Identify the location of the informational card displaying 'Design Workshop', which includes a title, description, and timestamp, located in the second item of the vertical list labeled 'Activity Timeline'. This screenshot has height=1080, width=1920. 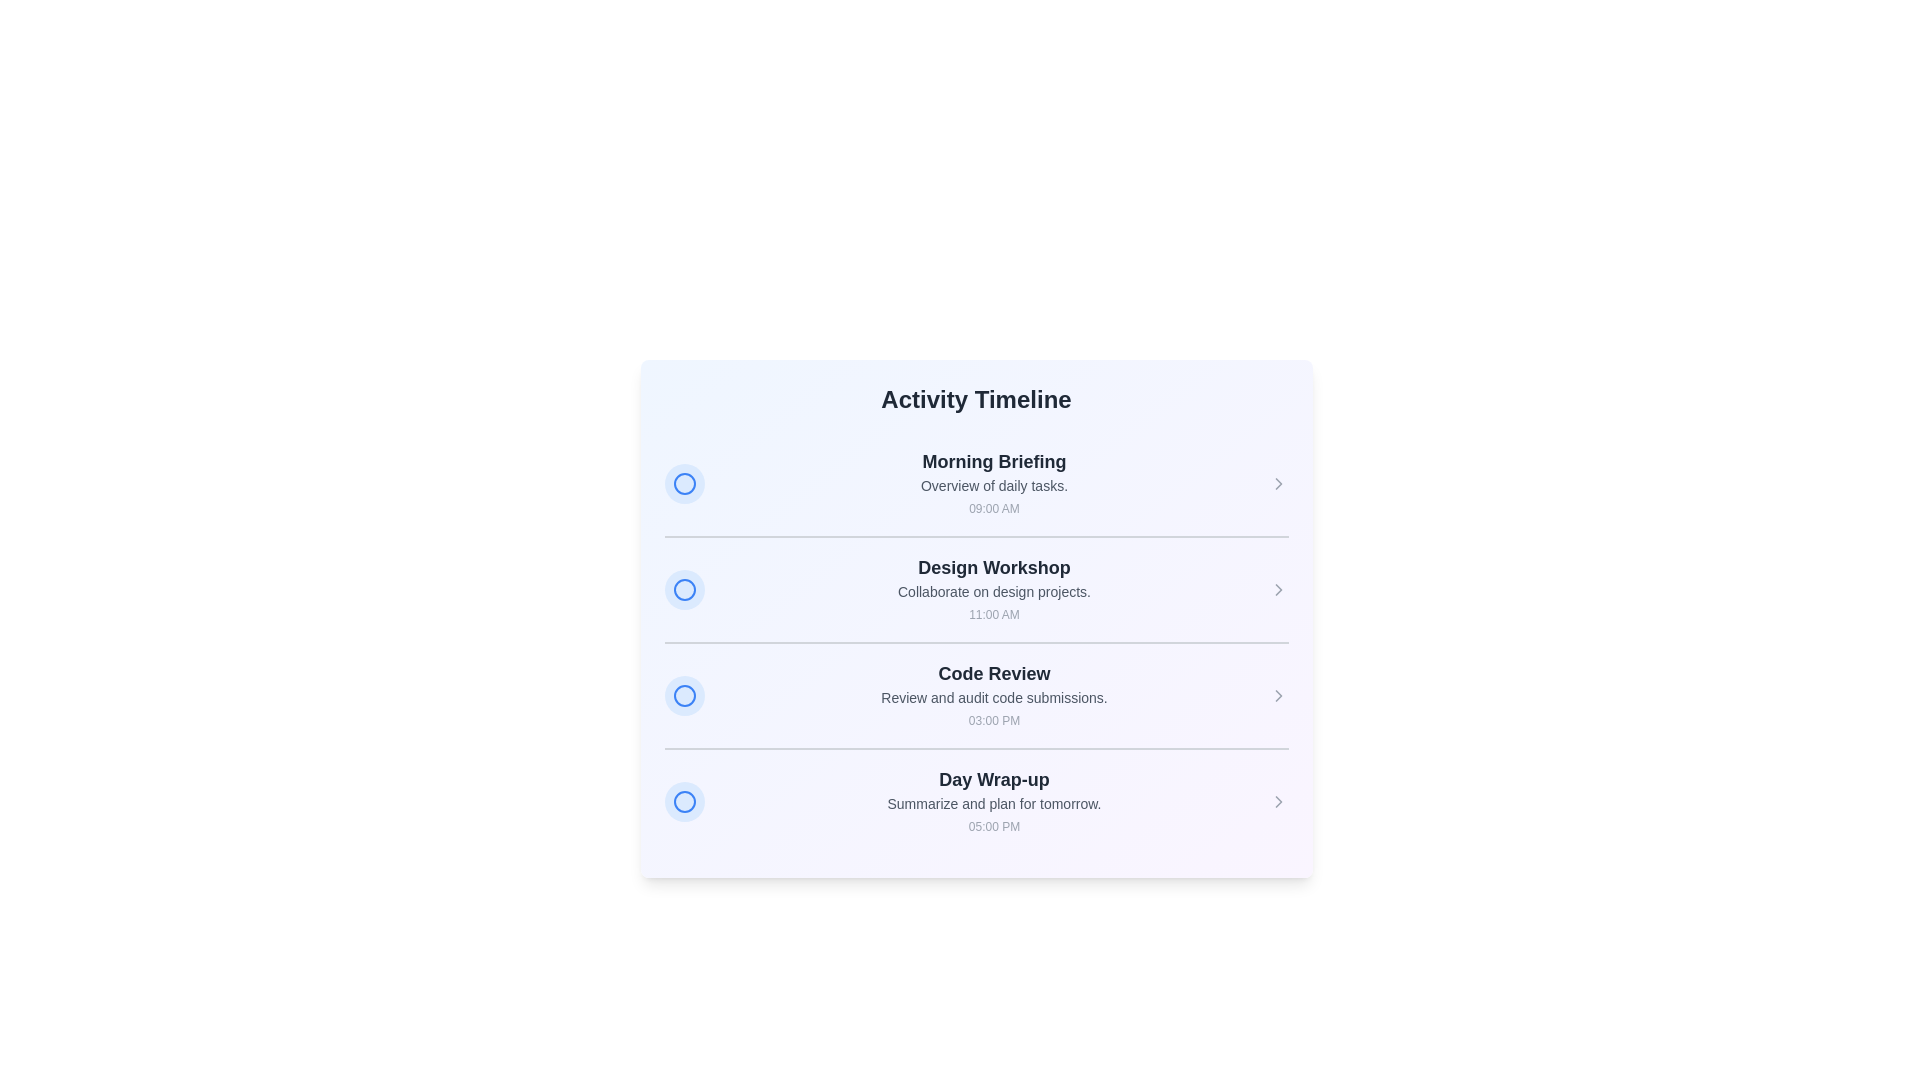
(994, 589).